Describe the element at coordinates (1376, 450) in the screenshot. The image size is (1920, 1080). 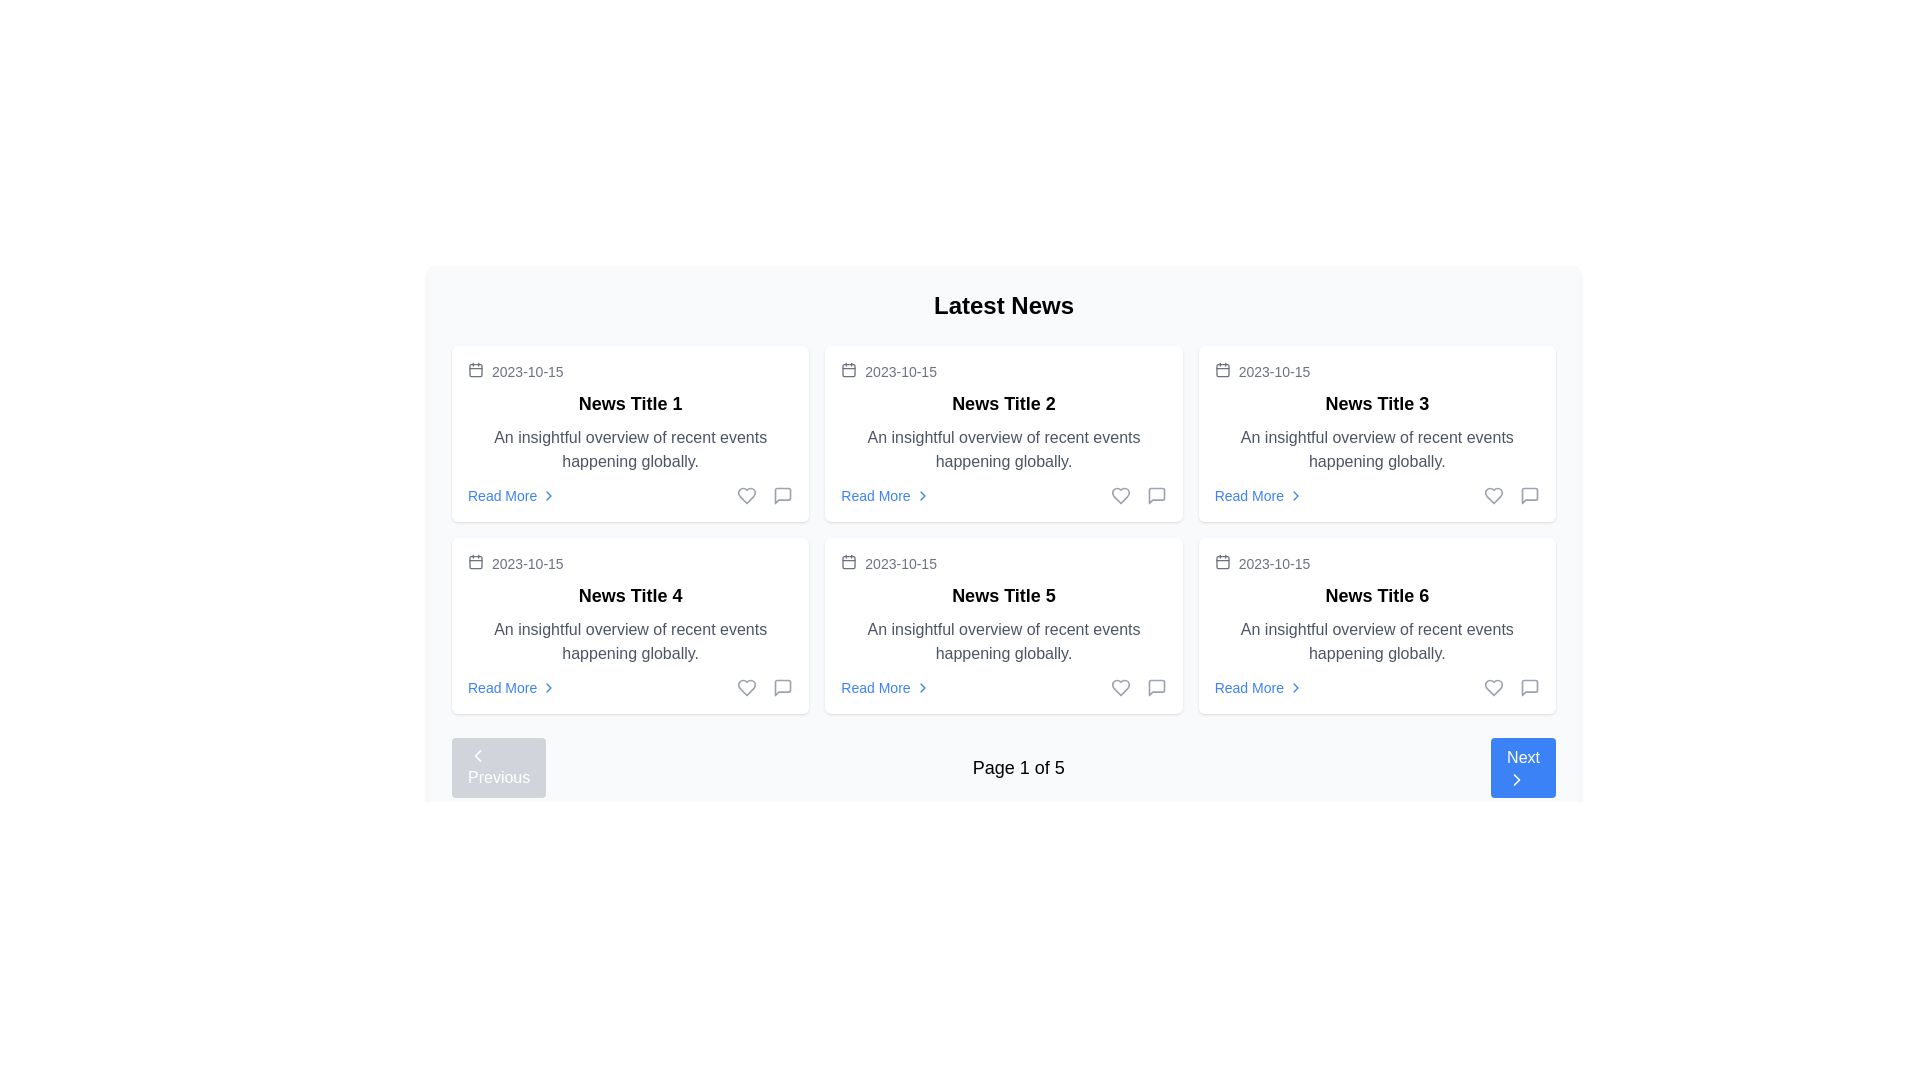
I see `information from the text block located below 'News Title 3' in the upper-right corner of the grid layout` at that location.